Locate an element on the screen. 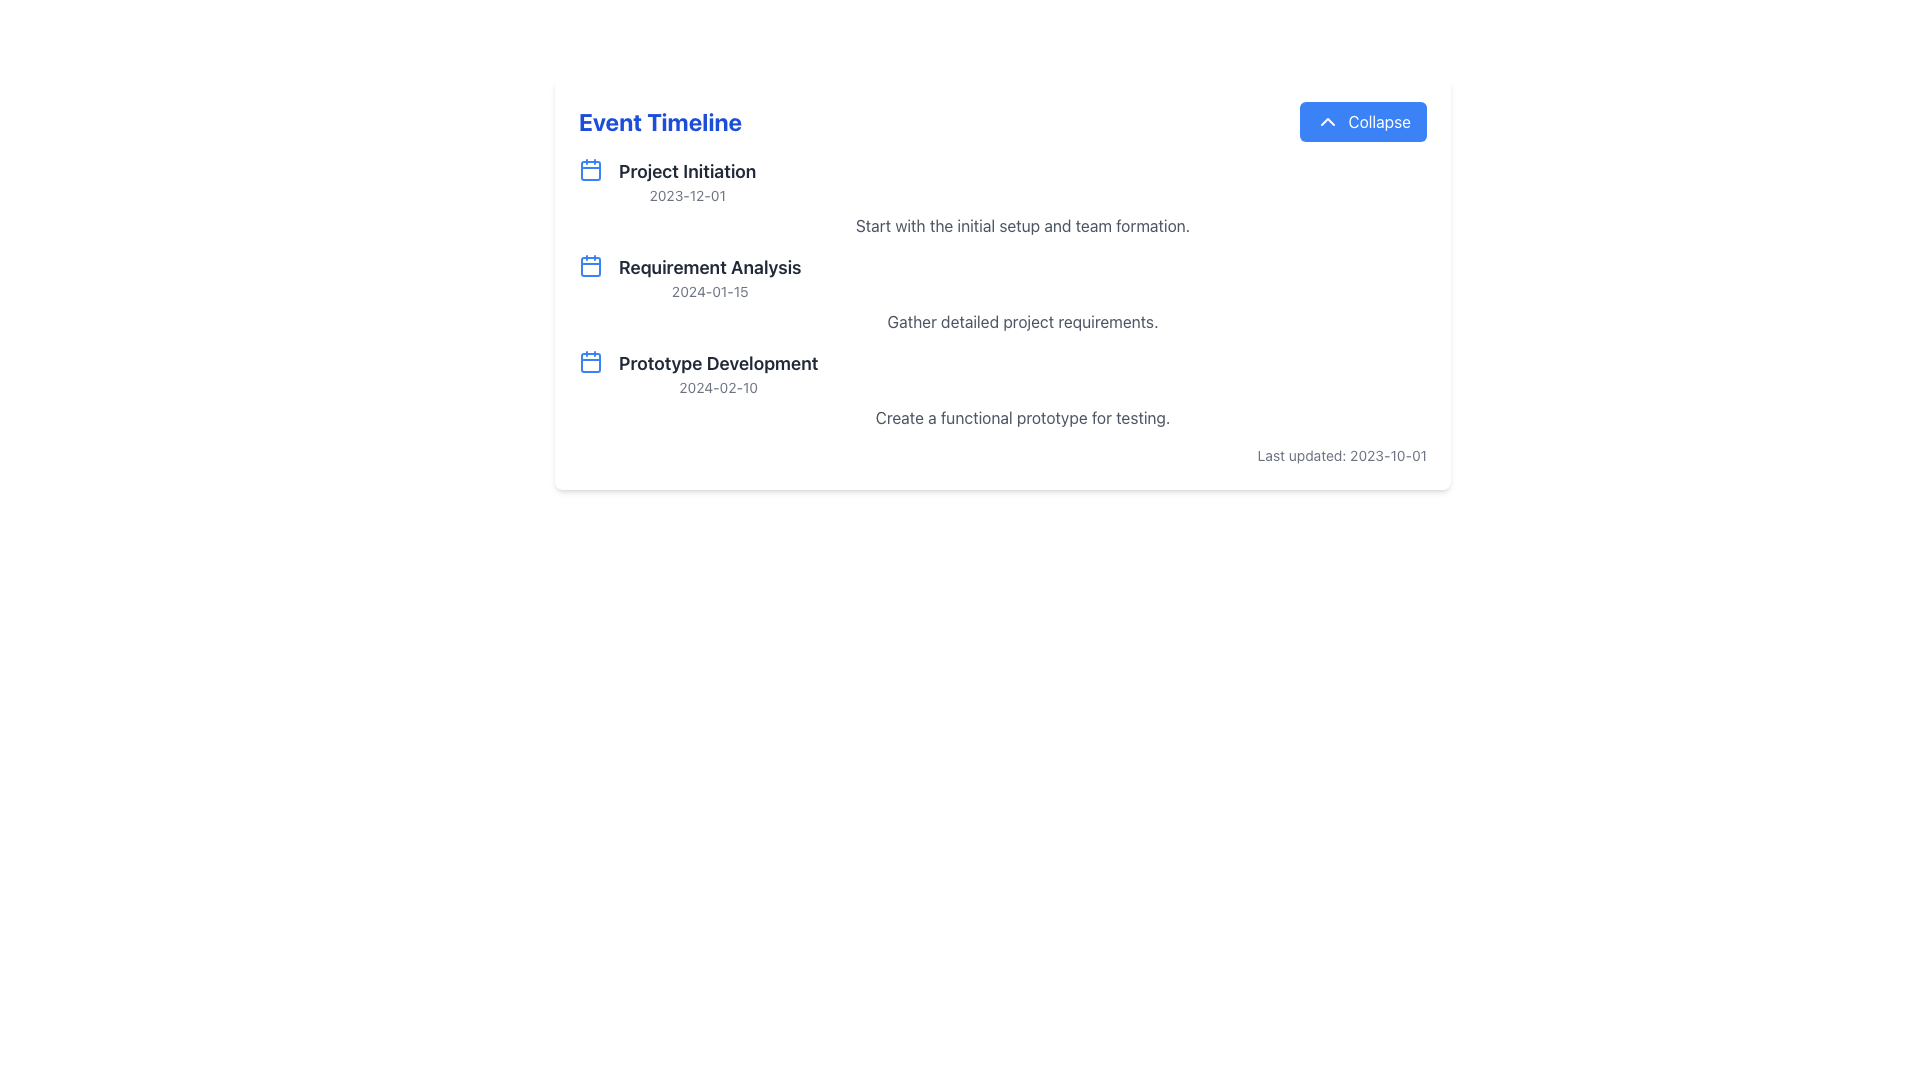  the first item in the event timeline, which displays the event's title and associated date, located directly below the 'Event Timeline' heading and to the right of a calendar icon is located at coordinates (687, 181).